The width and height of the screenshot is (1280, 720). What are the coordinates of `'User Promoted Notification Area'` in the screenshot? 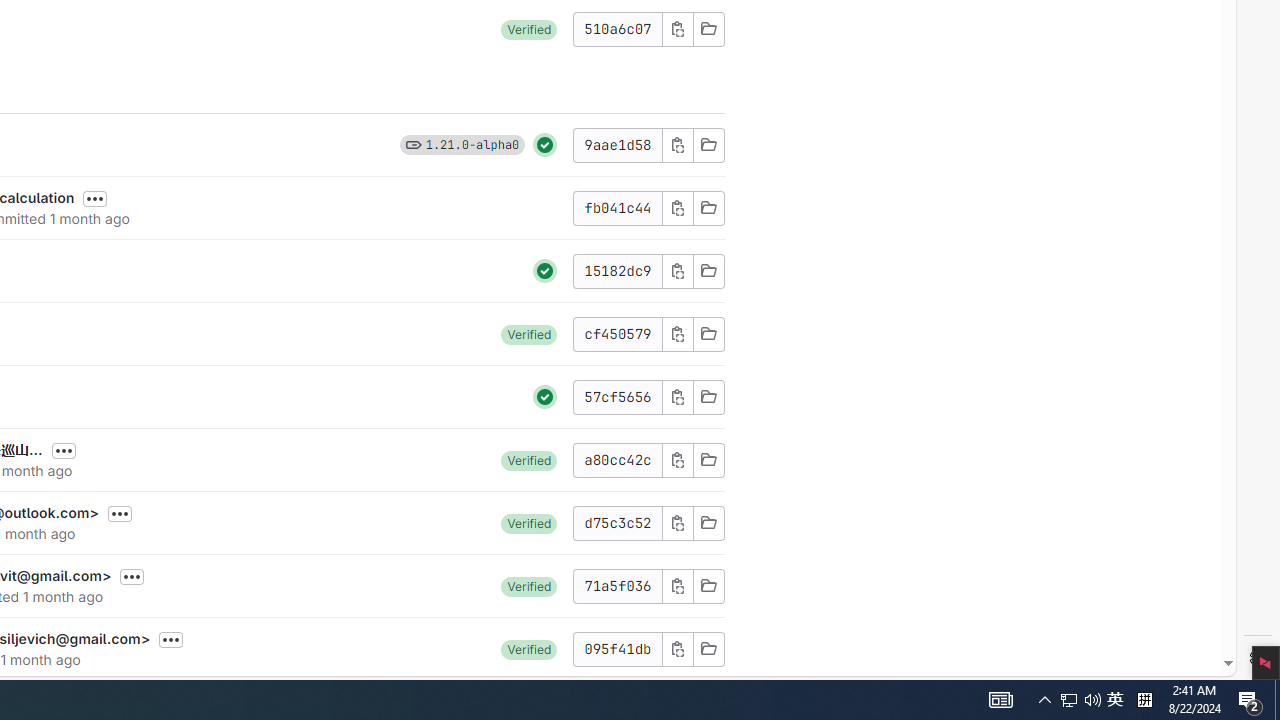 It's located at (1079, 698).